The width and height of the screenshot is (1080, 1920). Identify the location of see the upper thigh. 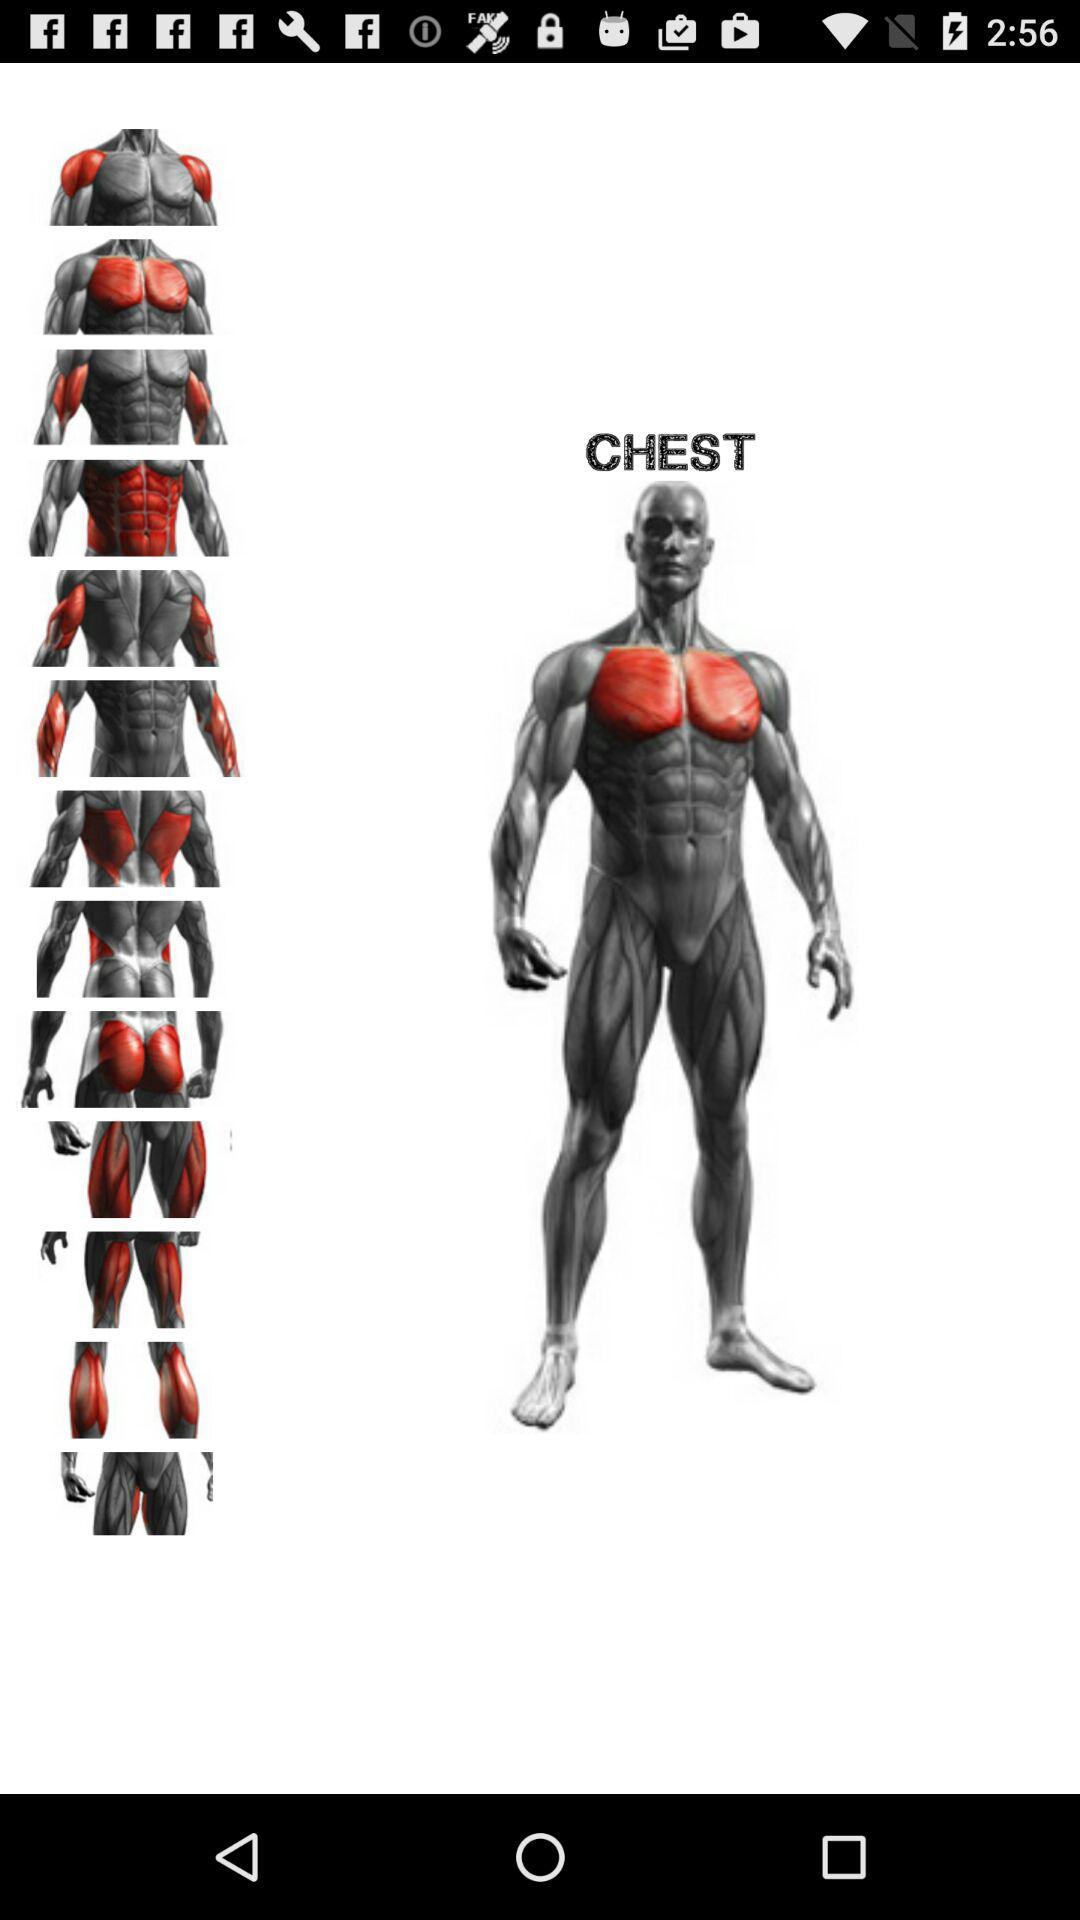
(131, 1272).